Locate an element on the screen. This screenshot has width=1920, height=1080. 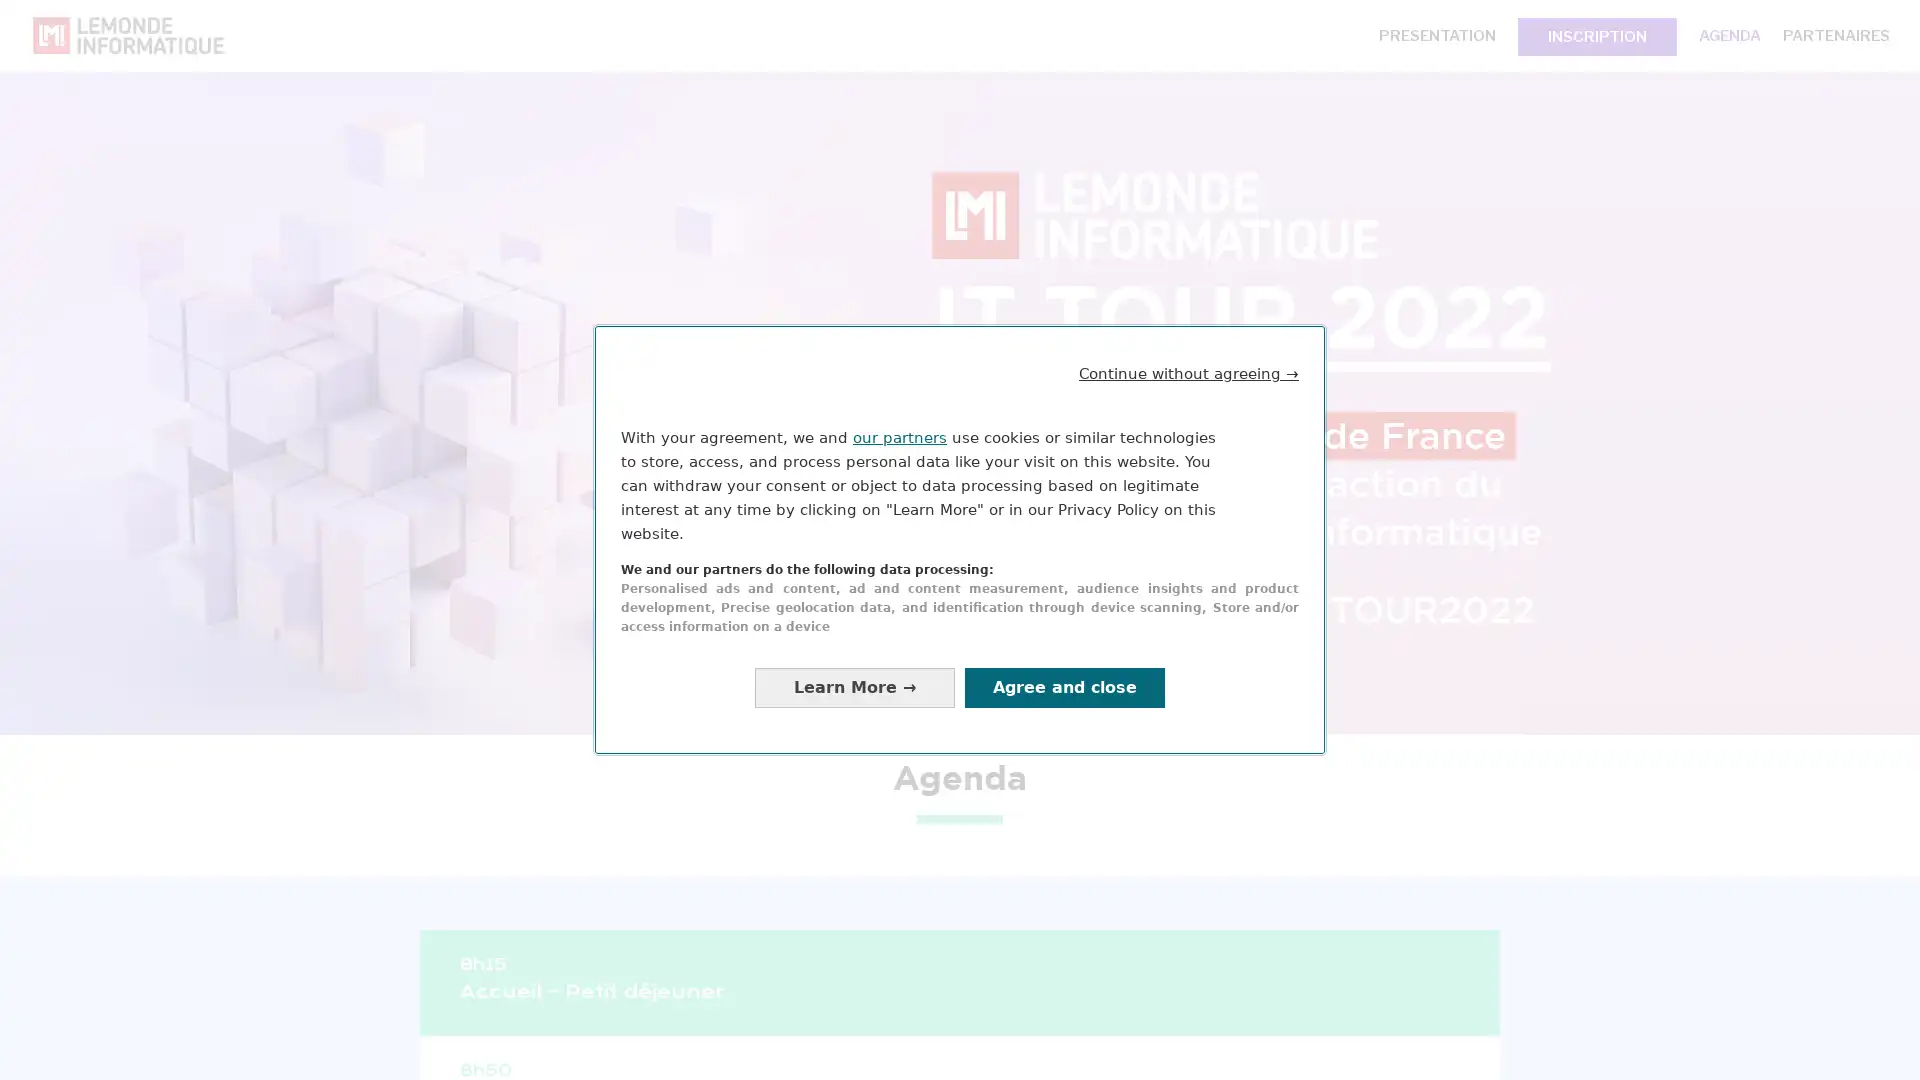
Configure your consents is located at coordinates (854, 686).